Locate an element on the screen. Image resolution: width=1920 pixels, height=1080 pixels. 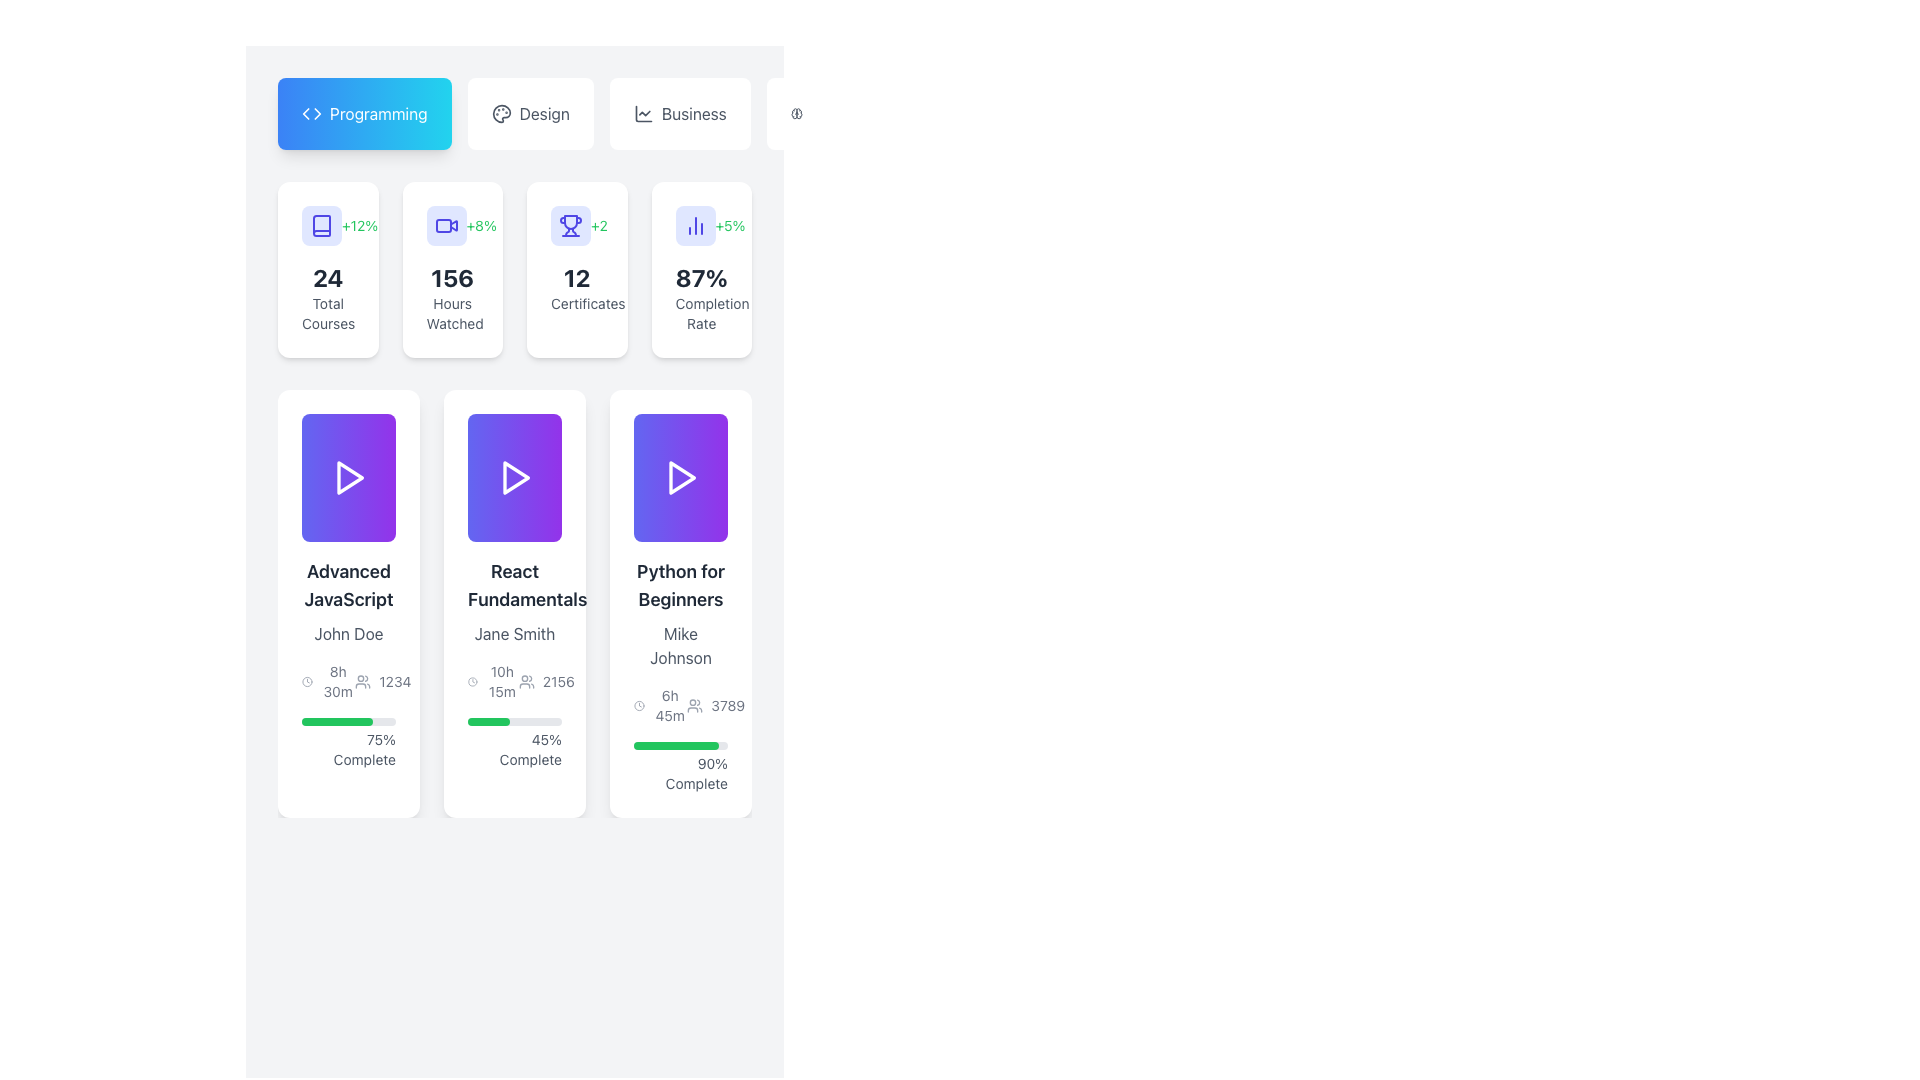
the text label that describes the meaning of the numeric value '24', which indicates the total number of courses, located within the first card in the top row of the section is located at coordinates (328, 313).